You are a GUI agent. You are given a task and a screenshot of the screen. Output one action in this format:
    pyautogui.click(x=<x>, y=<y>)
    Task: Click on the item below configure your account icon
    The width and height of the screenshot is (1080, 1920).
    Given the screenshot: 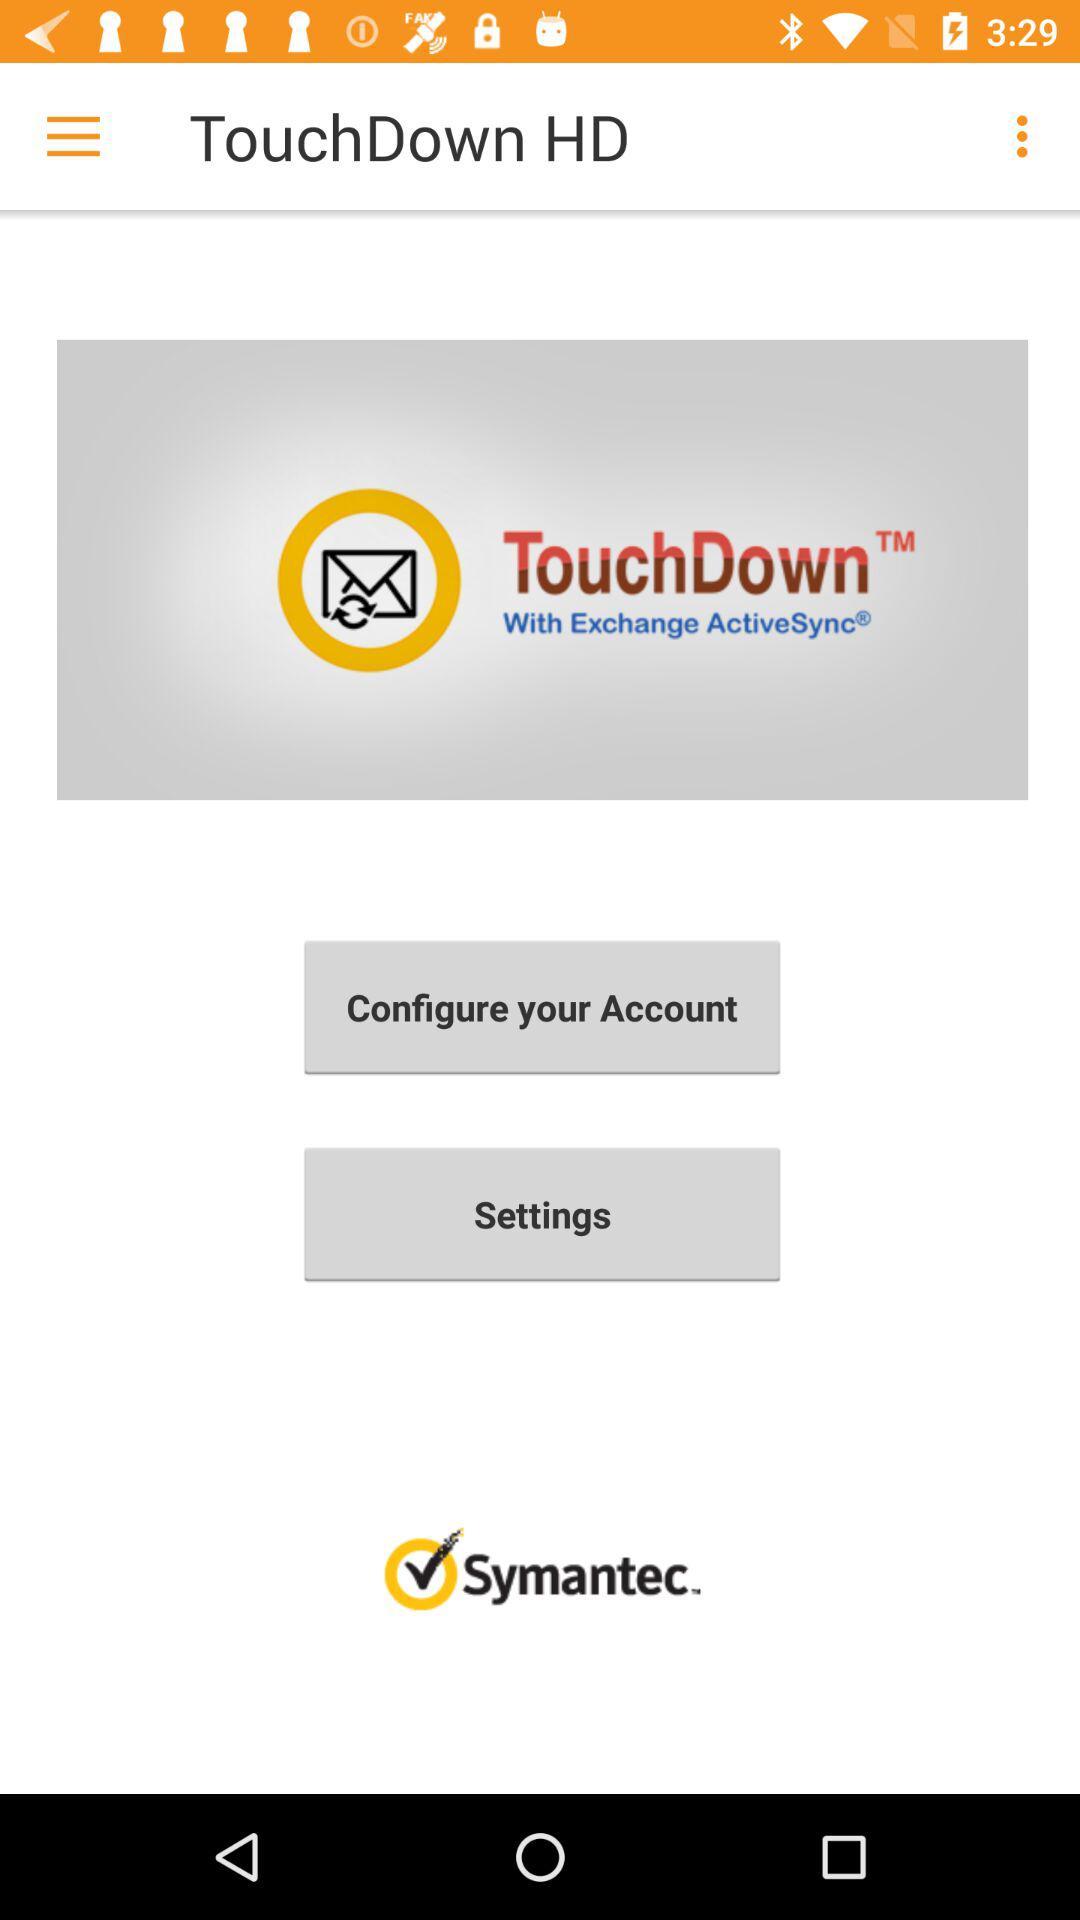 What is the action you would take?
    pyautogui.click(x=542, y=1213)
    